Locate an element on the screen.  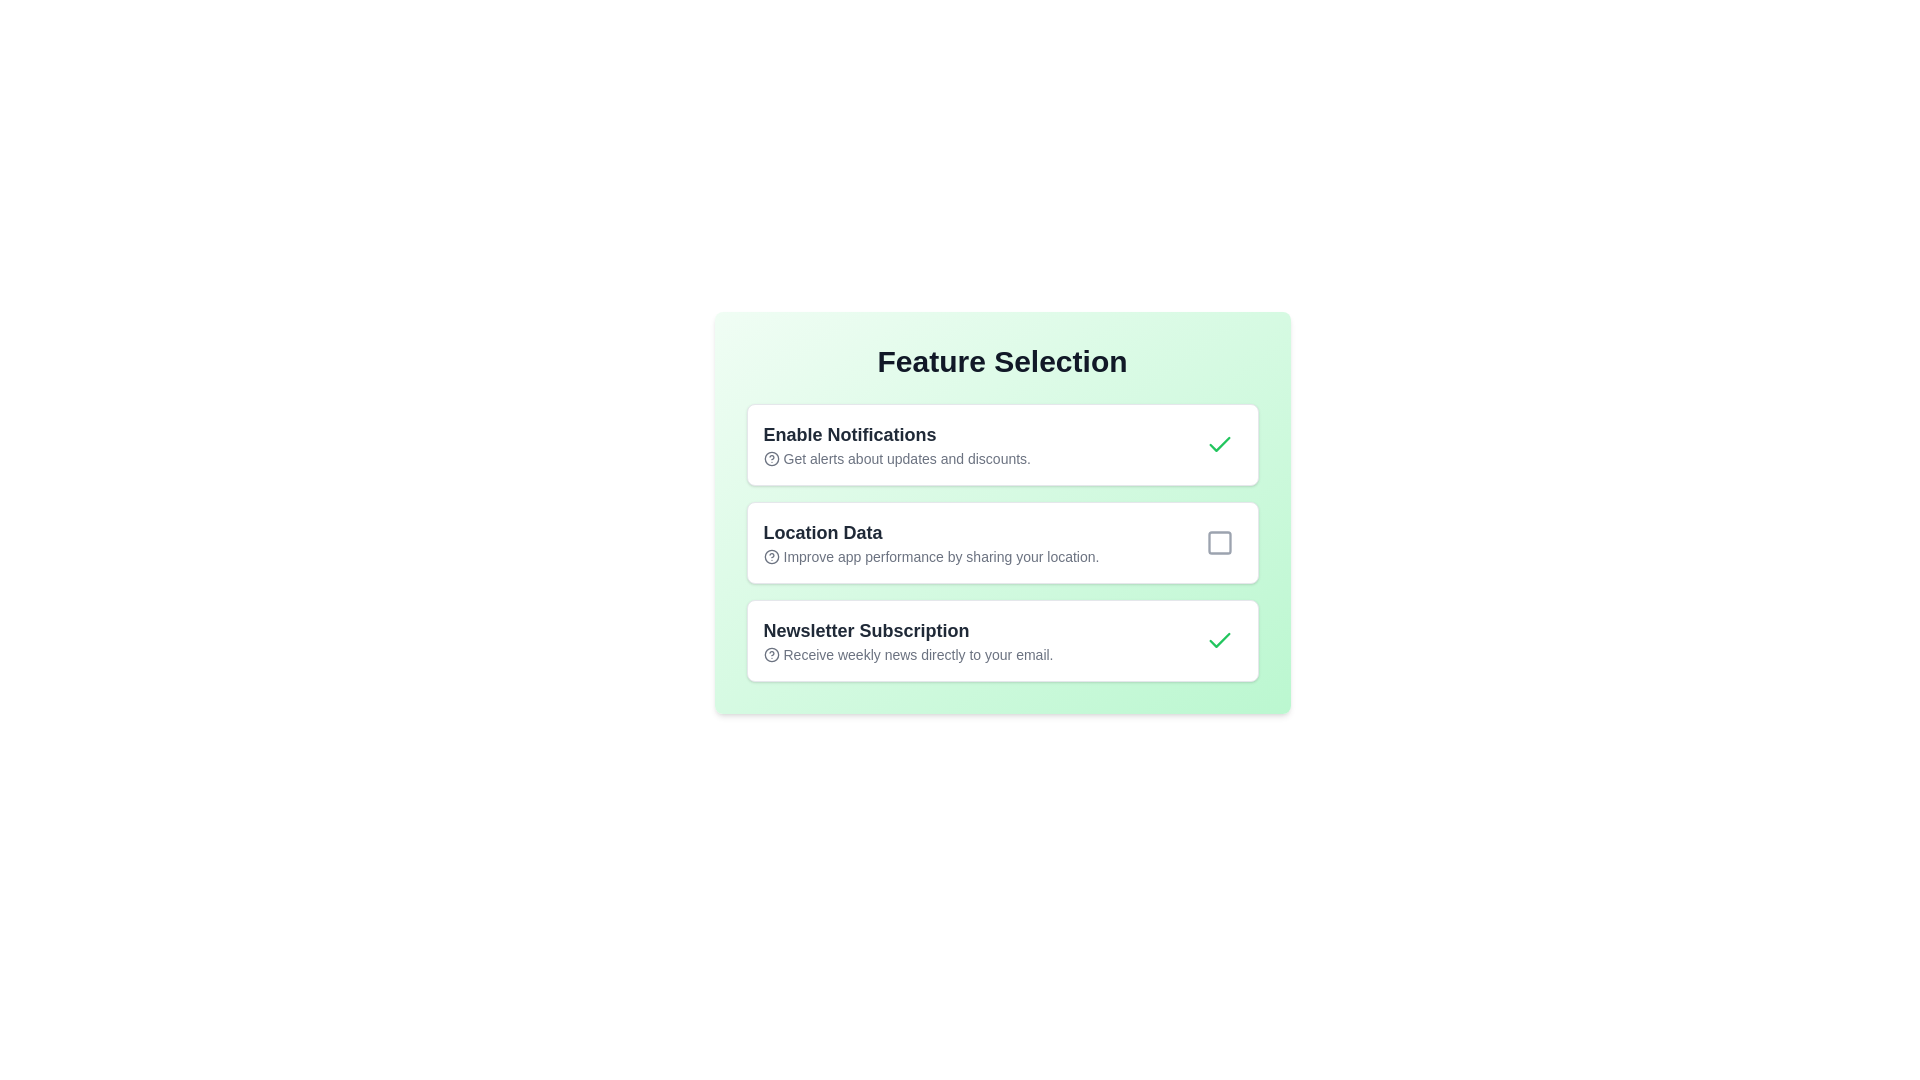
the circular outline icon related to the 'Enable Notifications' feature, which is part of the first item in the list is located at coordinates (770, 459).